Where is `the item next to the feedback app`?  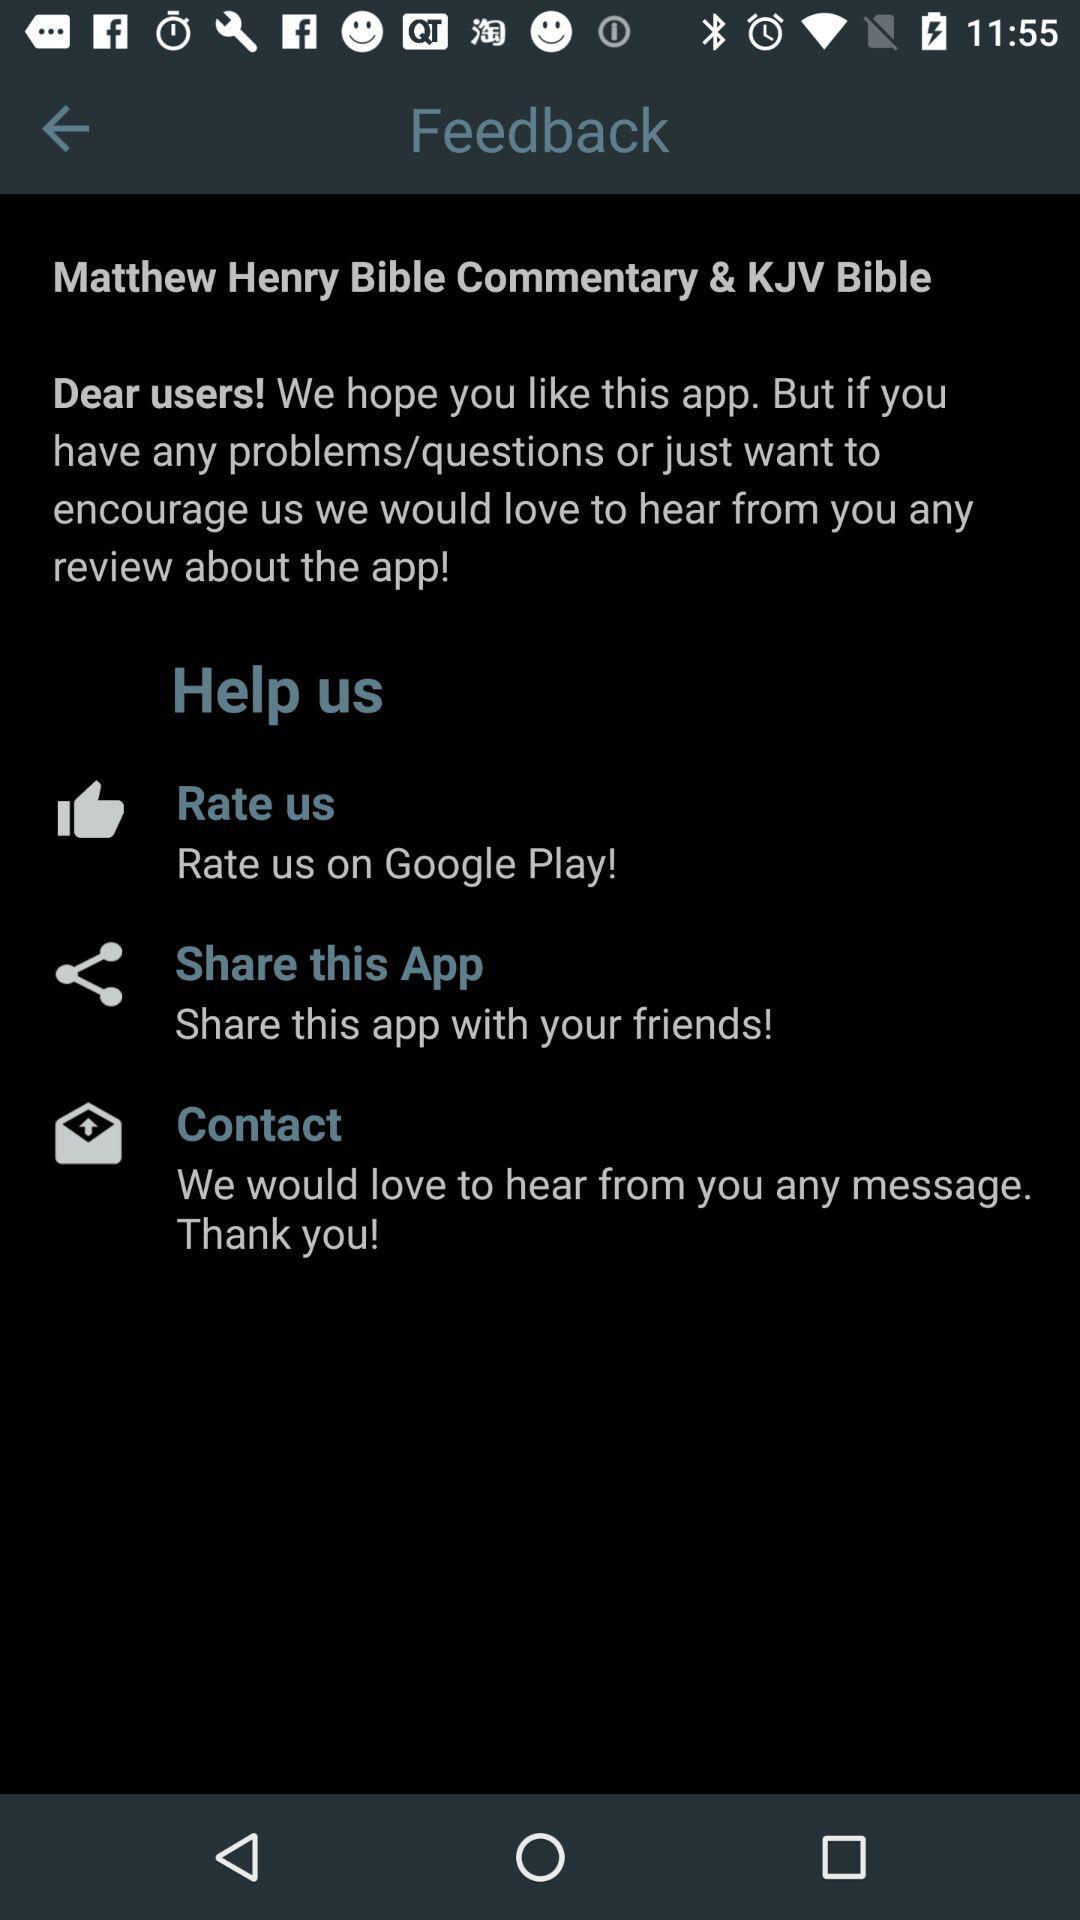 the item next to the feedback app is located at coordinates (64, 127).